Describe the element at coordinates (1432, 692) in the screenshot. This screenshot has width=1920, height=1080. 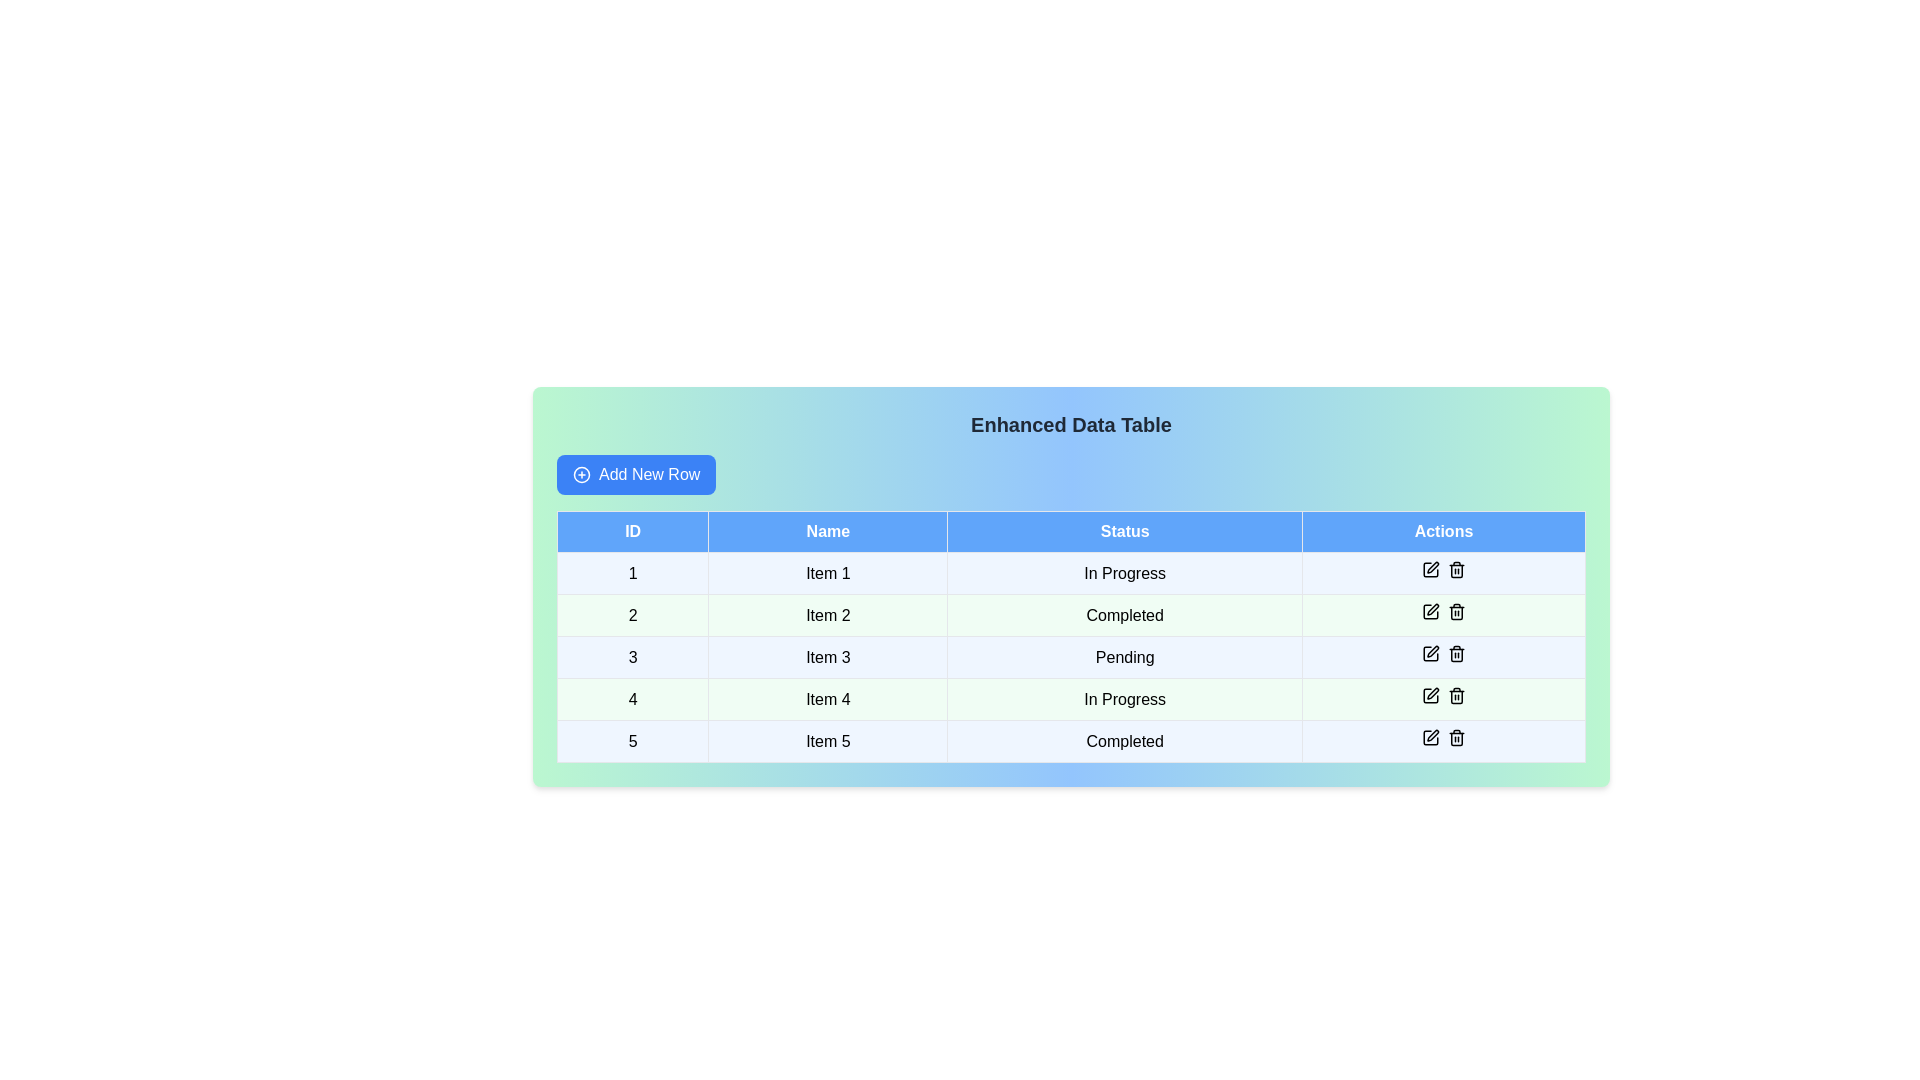
I see `the edit button represented by a pen icon in the 'Actions' column for 'Item 4', located towards the left side adjacent to the trash can icon` at that location.